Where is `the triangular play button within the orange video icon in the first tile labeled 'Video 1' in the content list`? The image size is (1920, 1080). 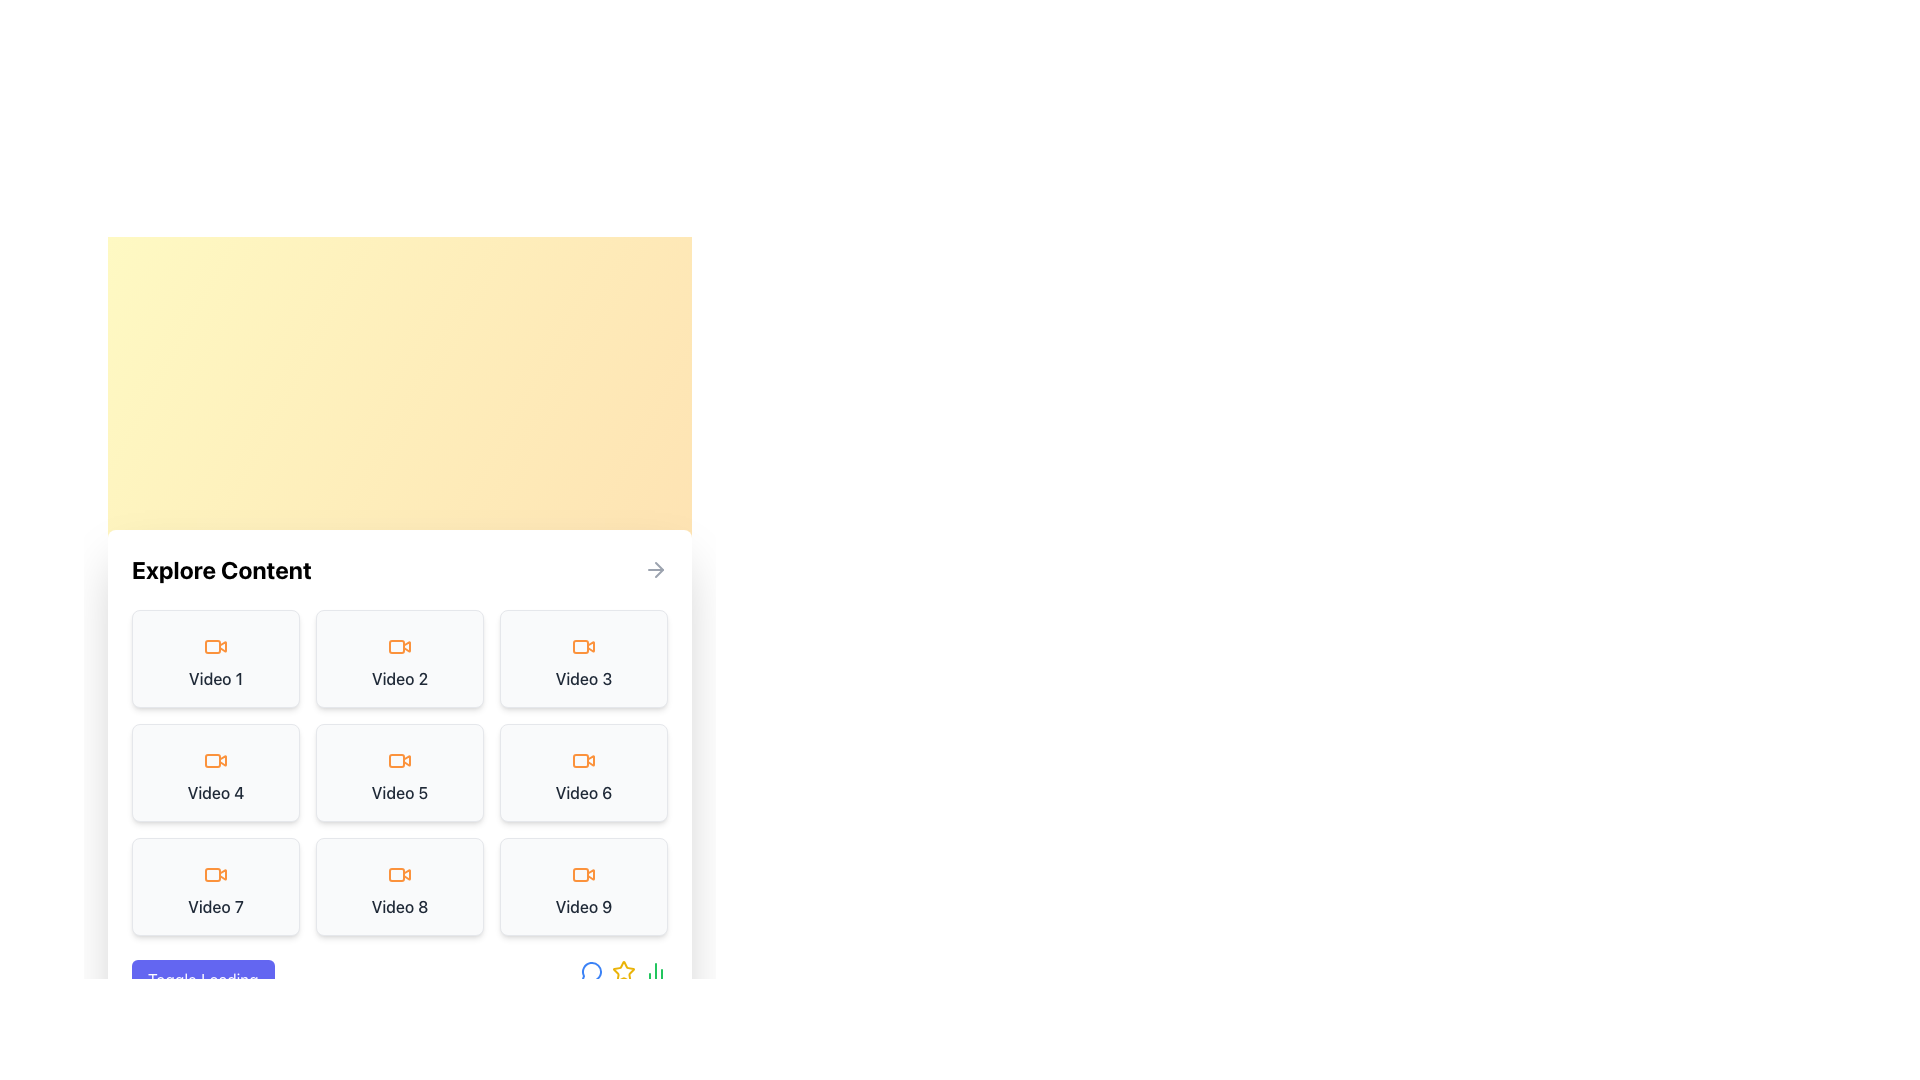 the triangular play button within the orange video icon in the first tile labeled 'Video 1' in the content list is located at coordinates (222, 645).